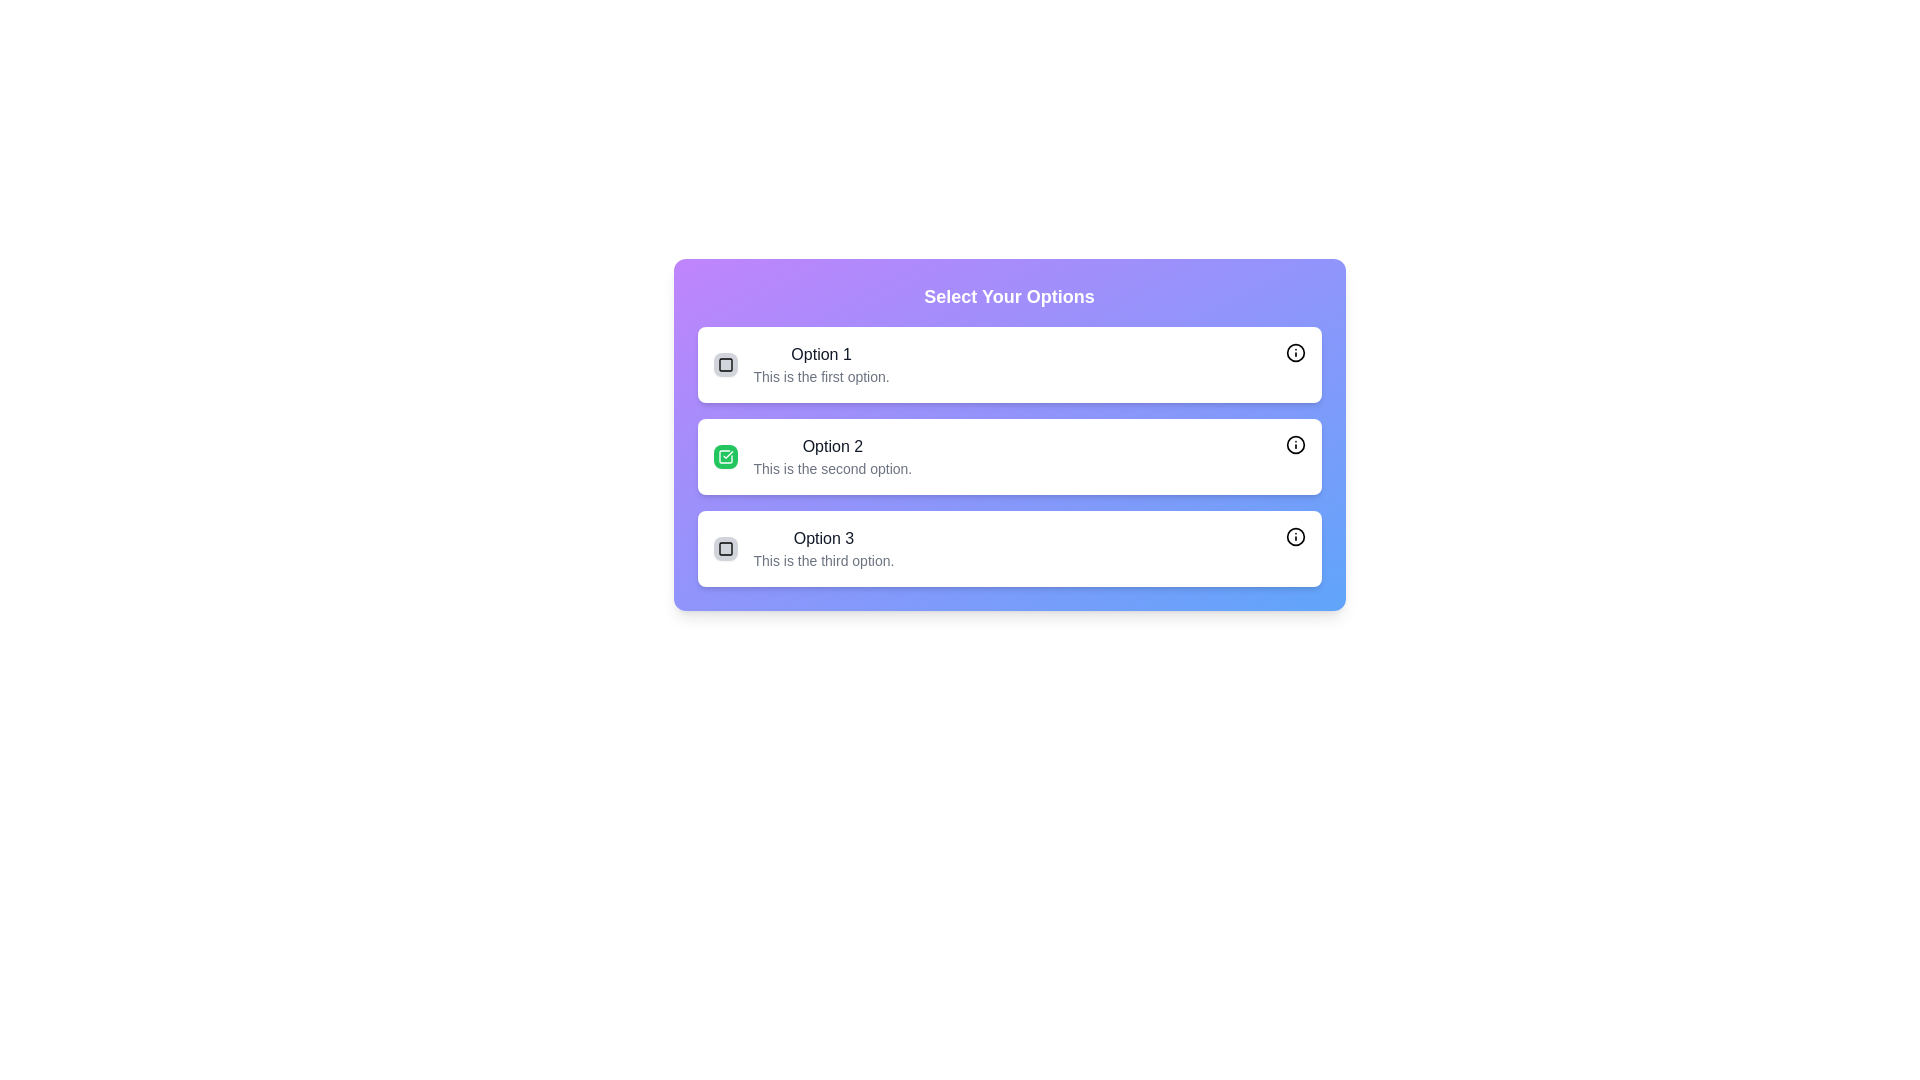 The image size is (1920, 1080). Describe the element at coordinates (724, 548) in the screenshot. I see `the checkbox icon representing the selectable state for 'Option 3'` at that location.